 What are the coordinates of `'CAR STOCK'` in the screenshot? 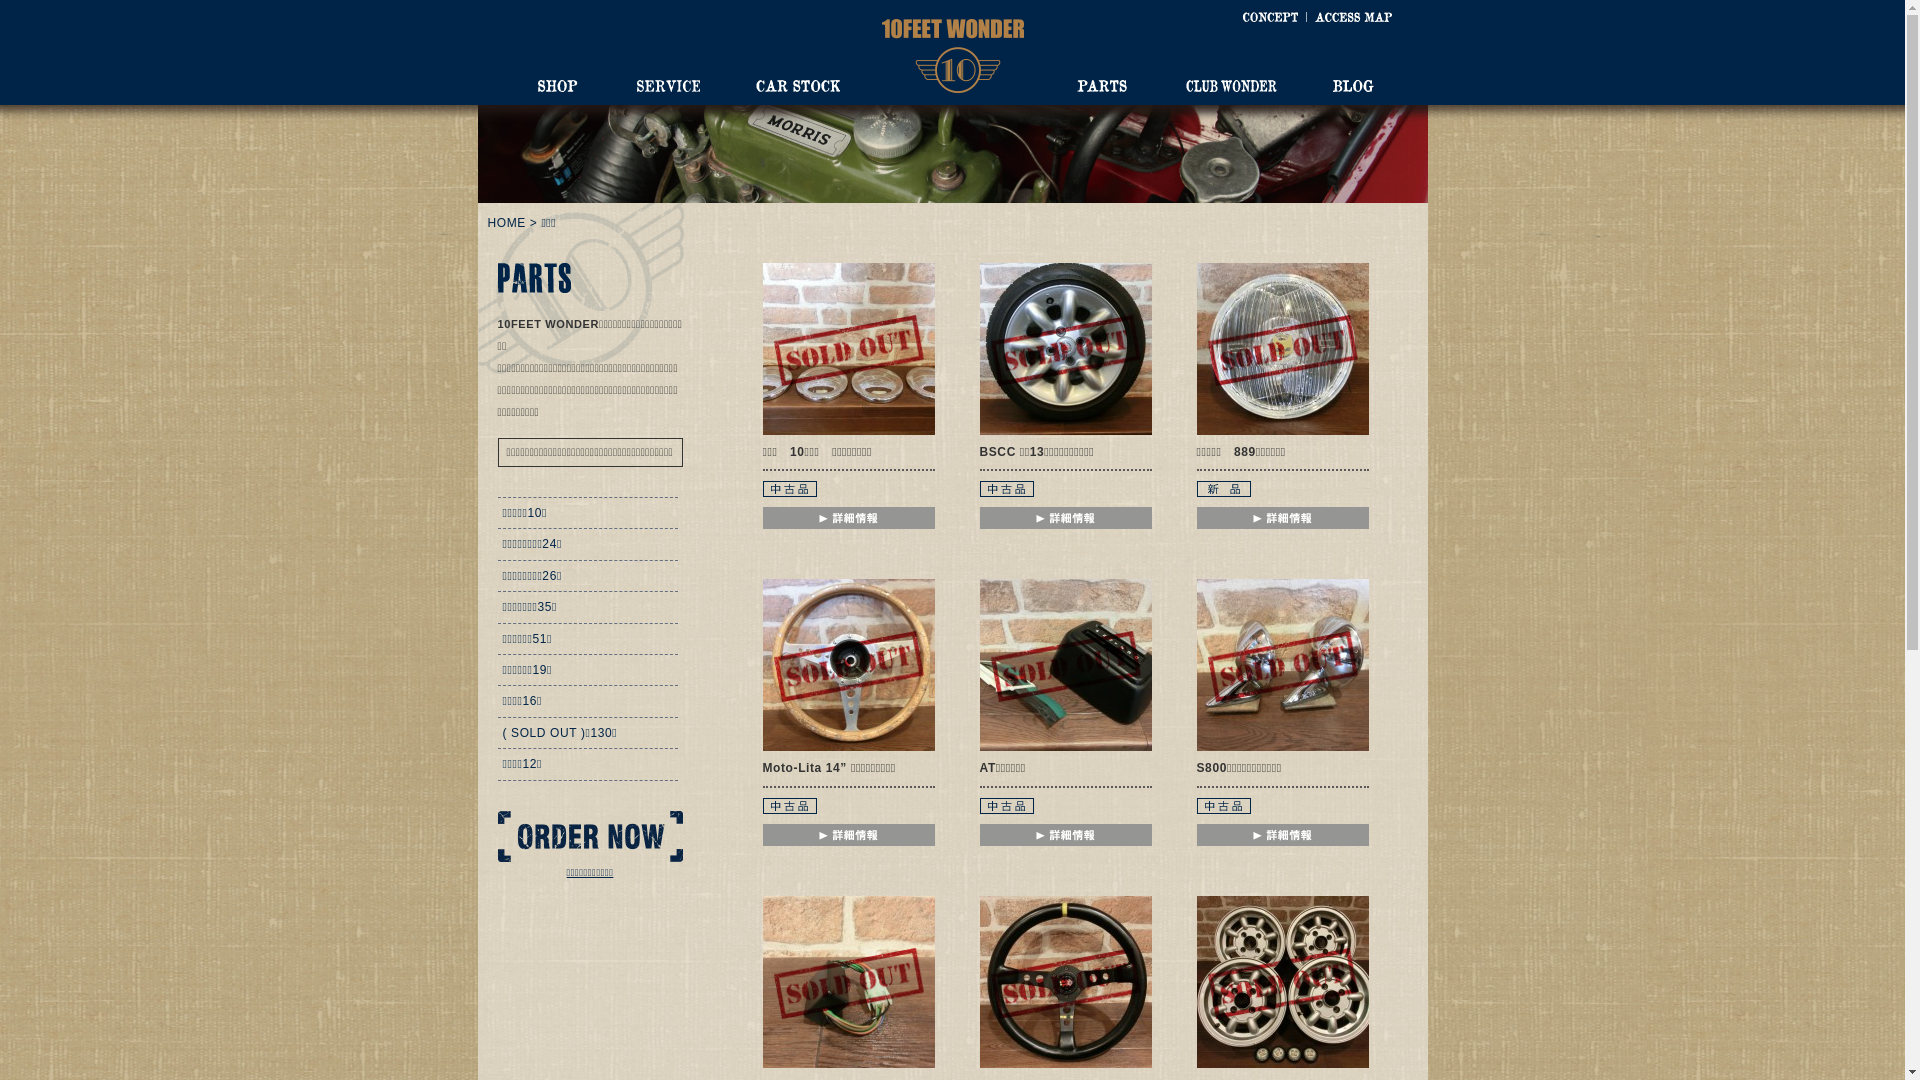 It's located at (796, 84).